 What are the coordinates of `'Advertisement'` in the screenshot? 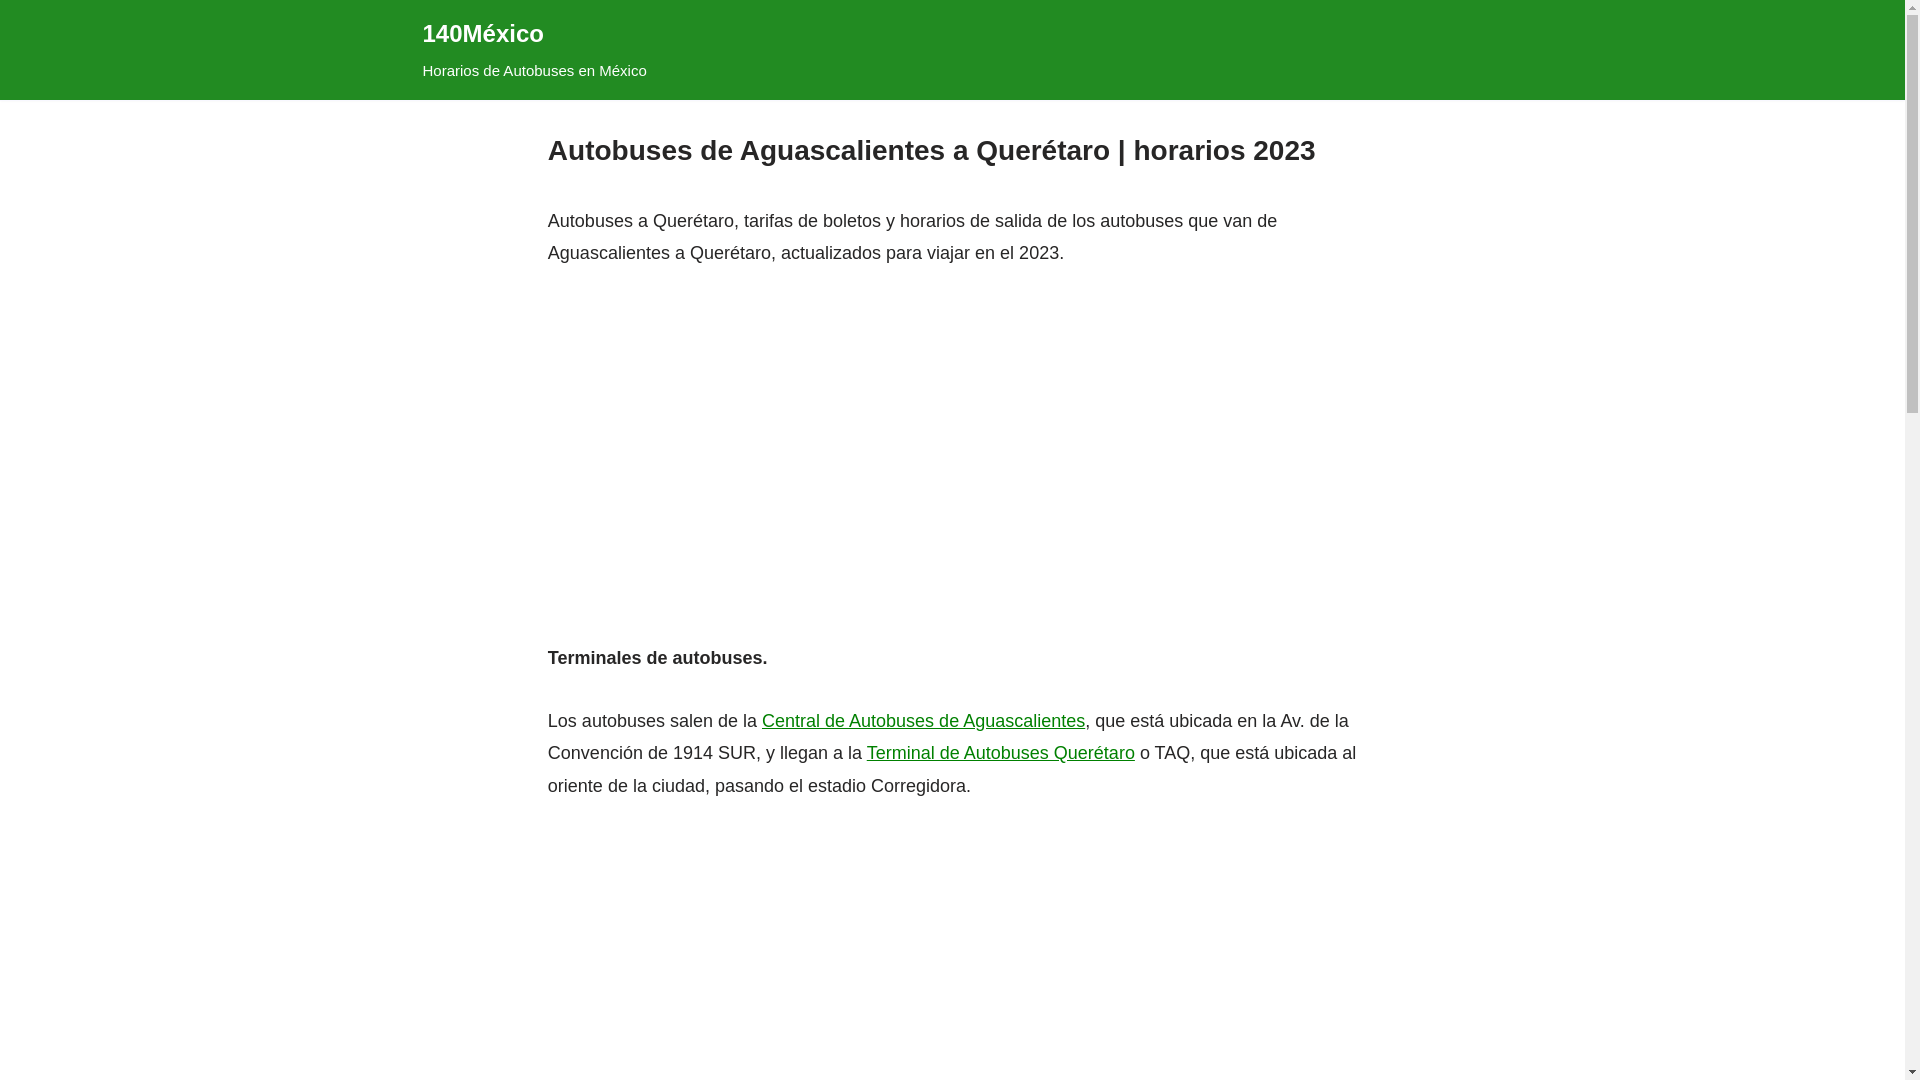 It's located at (950, 423).